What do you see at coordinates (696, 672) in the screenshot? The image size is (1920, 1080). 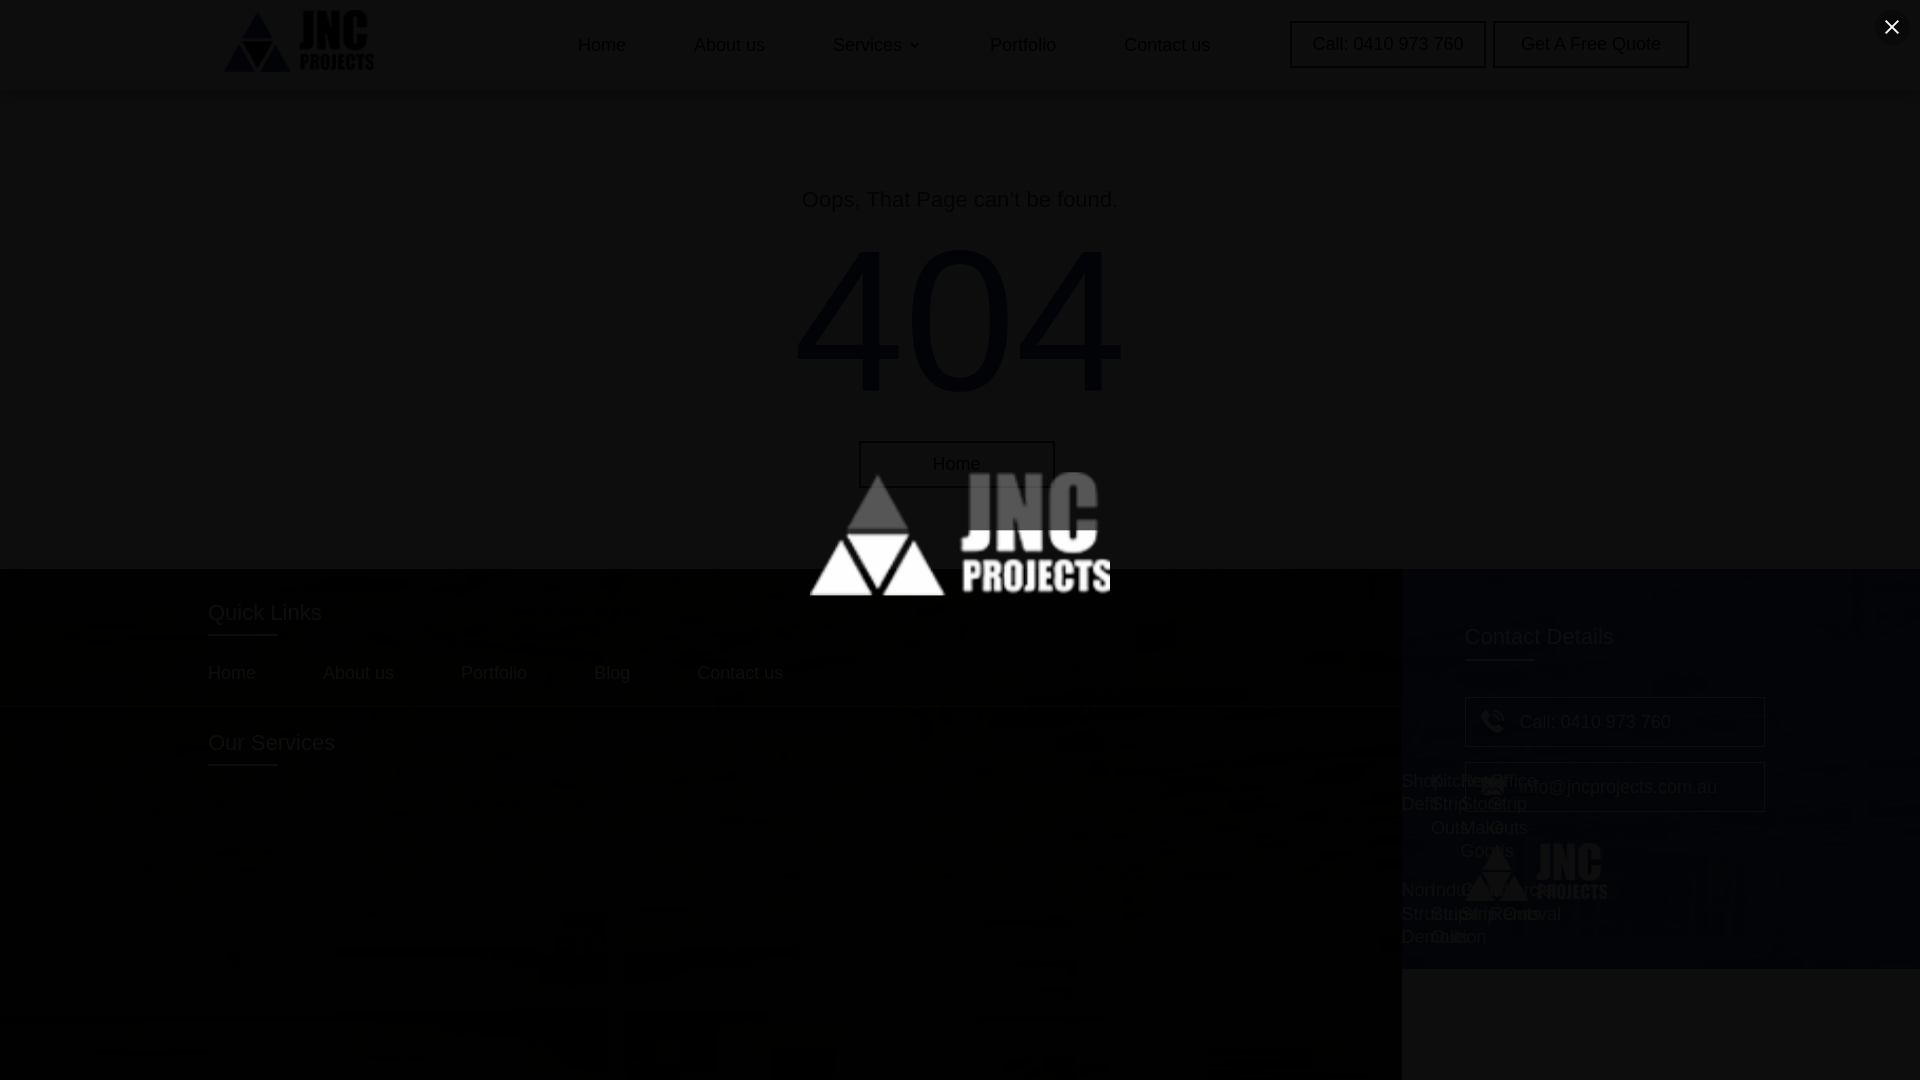 I see `'Contact us'` at bounding box center [696, 672].